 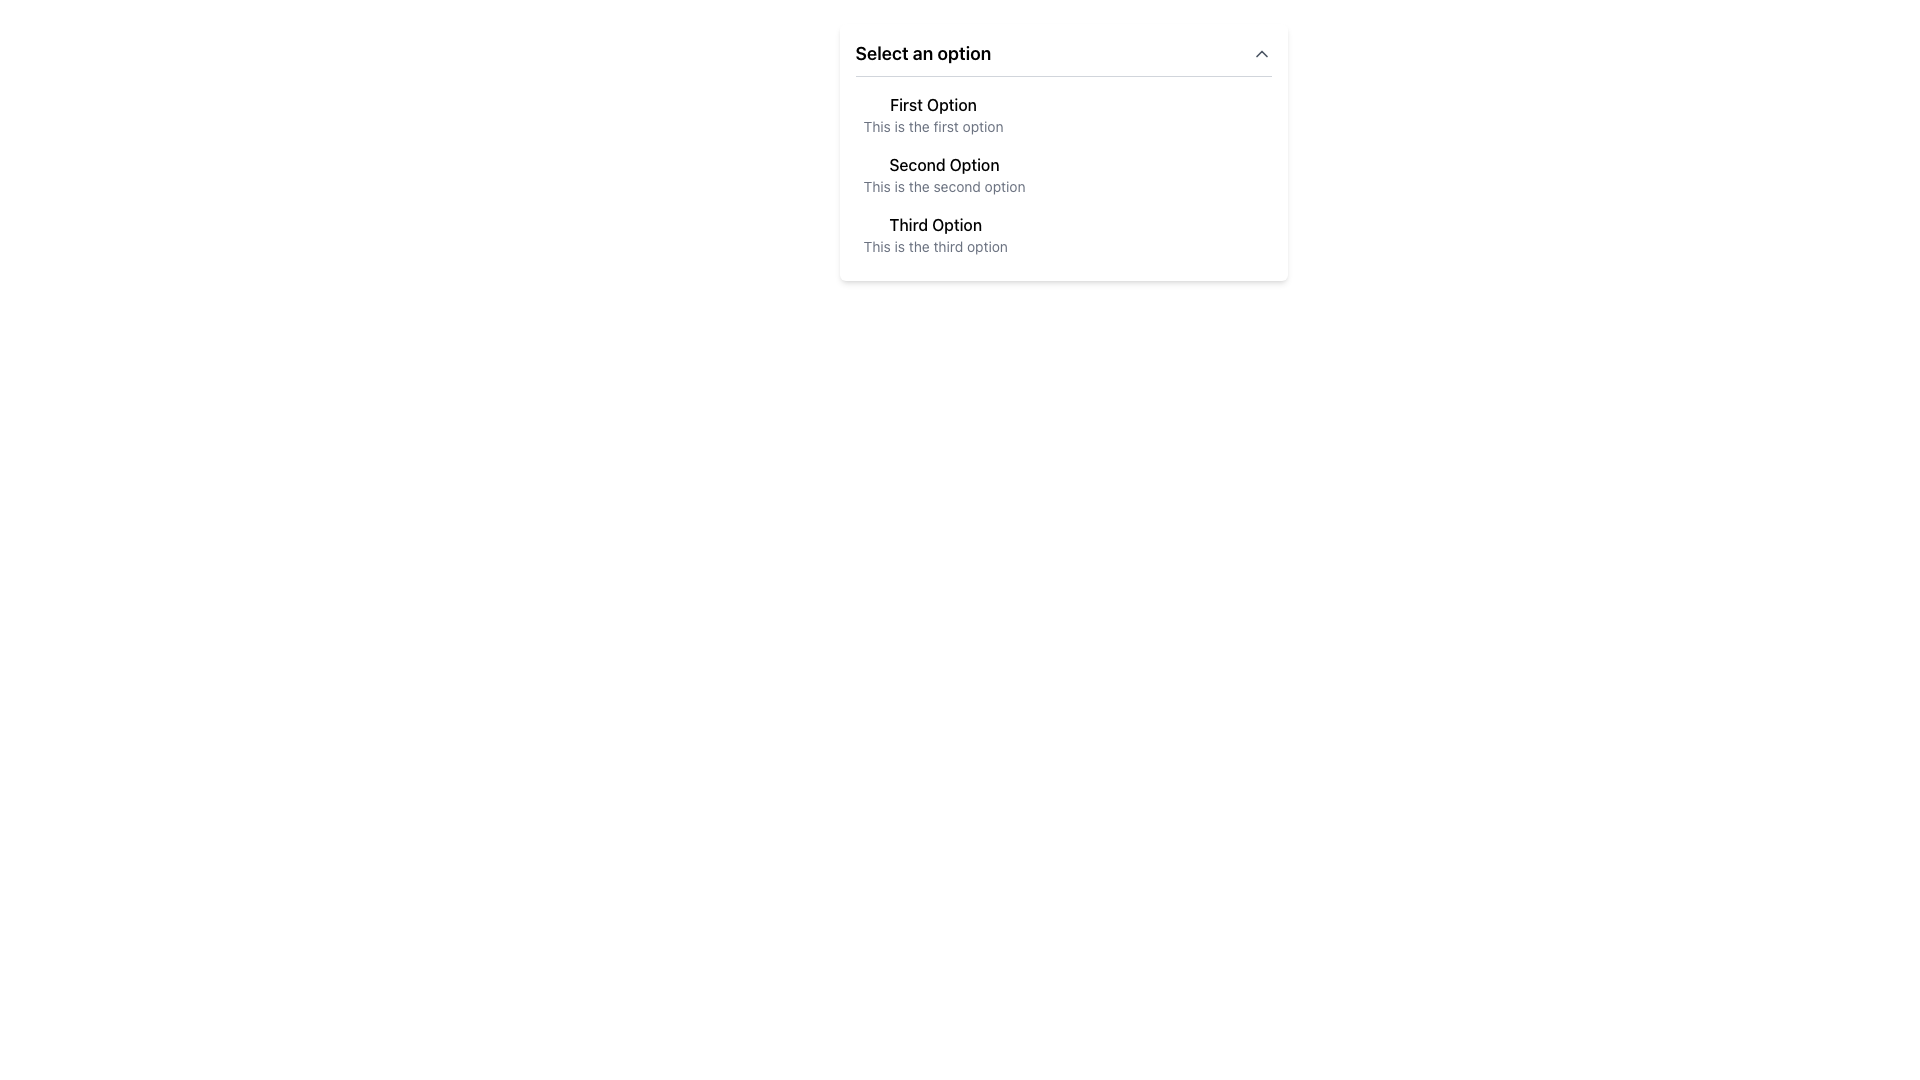 I want to click on the first selectable option in the dropdown menu, which displays 'First Option' in bold and 'This is the first option' in a smaller font, so click(x=931, y=115).